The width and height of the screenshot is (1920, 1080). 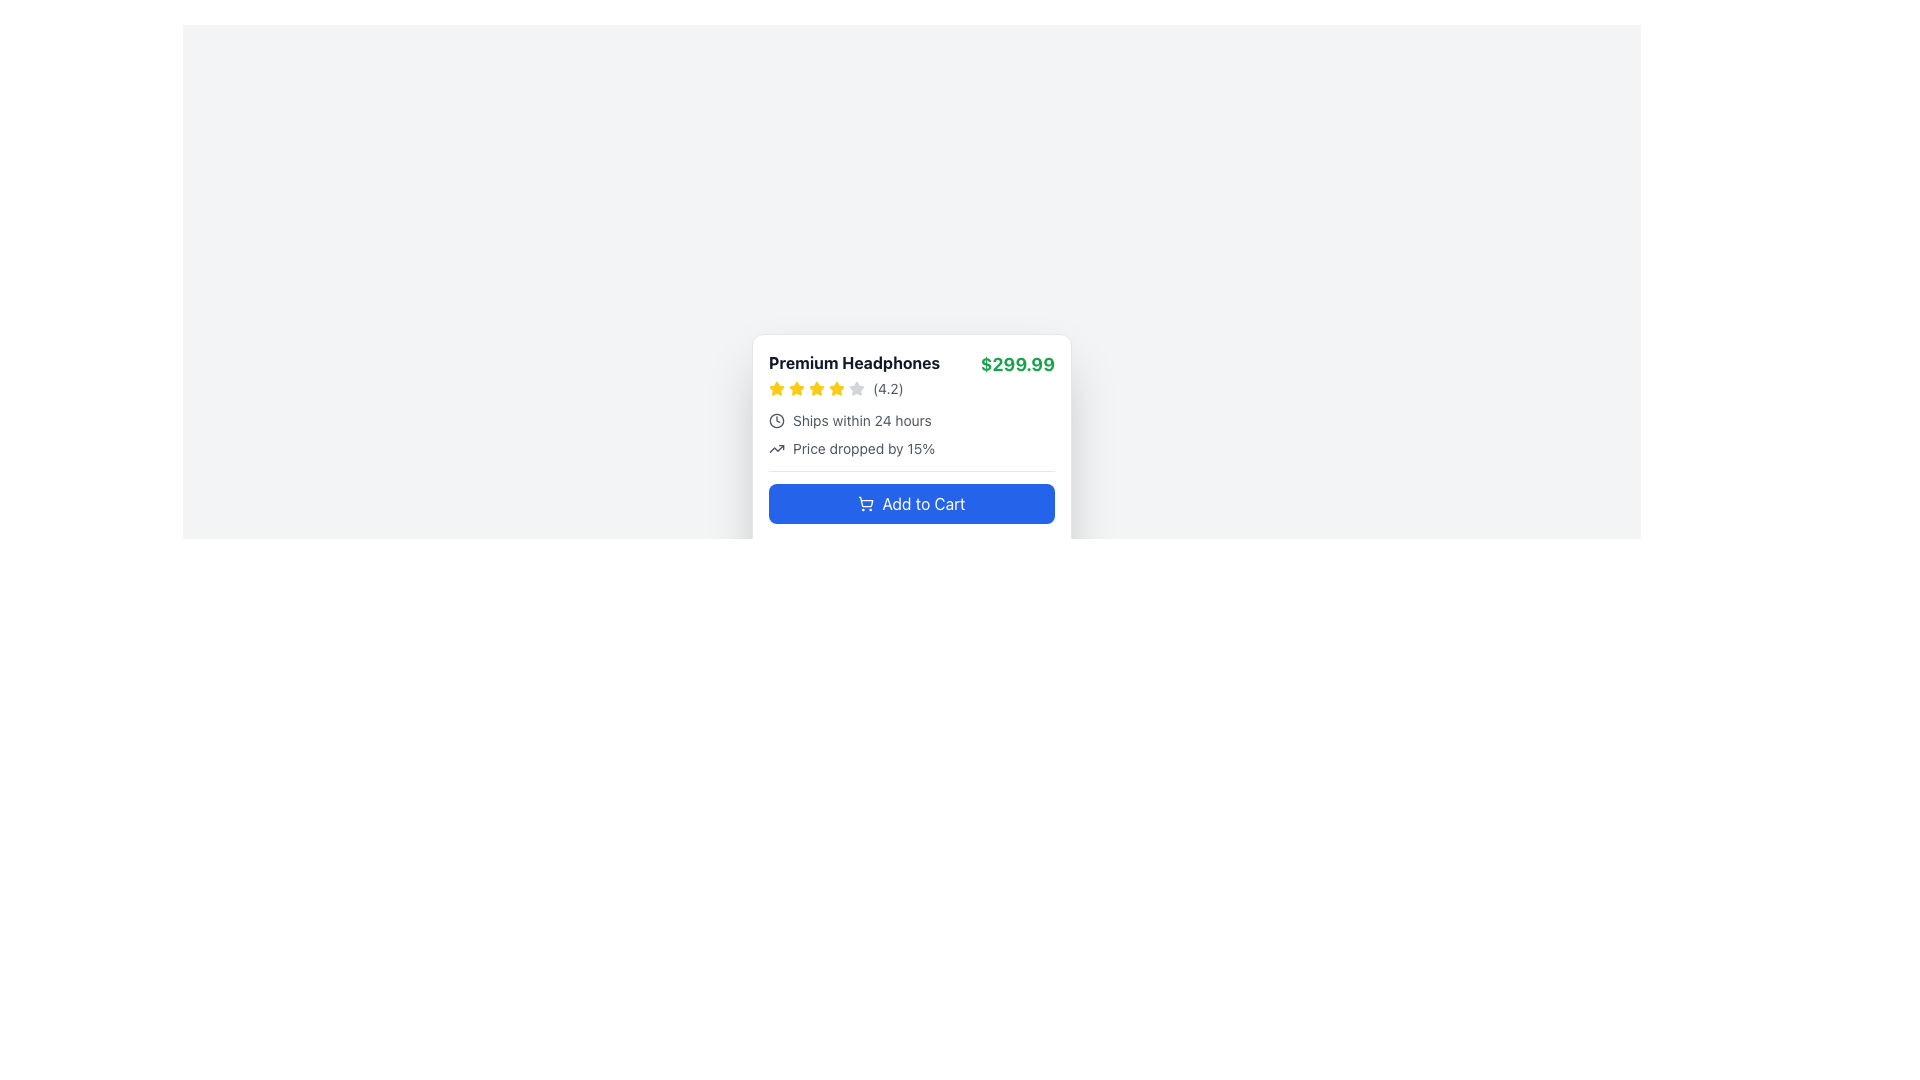 What do you see at coordinates (795, 388) in the screenshot?
I see `the first yellow filled star icon in the rating system to interact with the rating system` at bounding box center [795, 388].